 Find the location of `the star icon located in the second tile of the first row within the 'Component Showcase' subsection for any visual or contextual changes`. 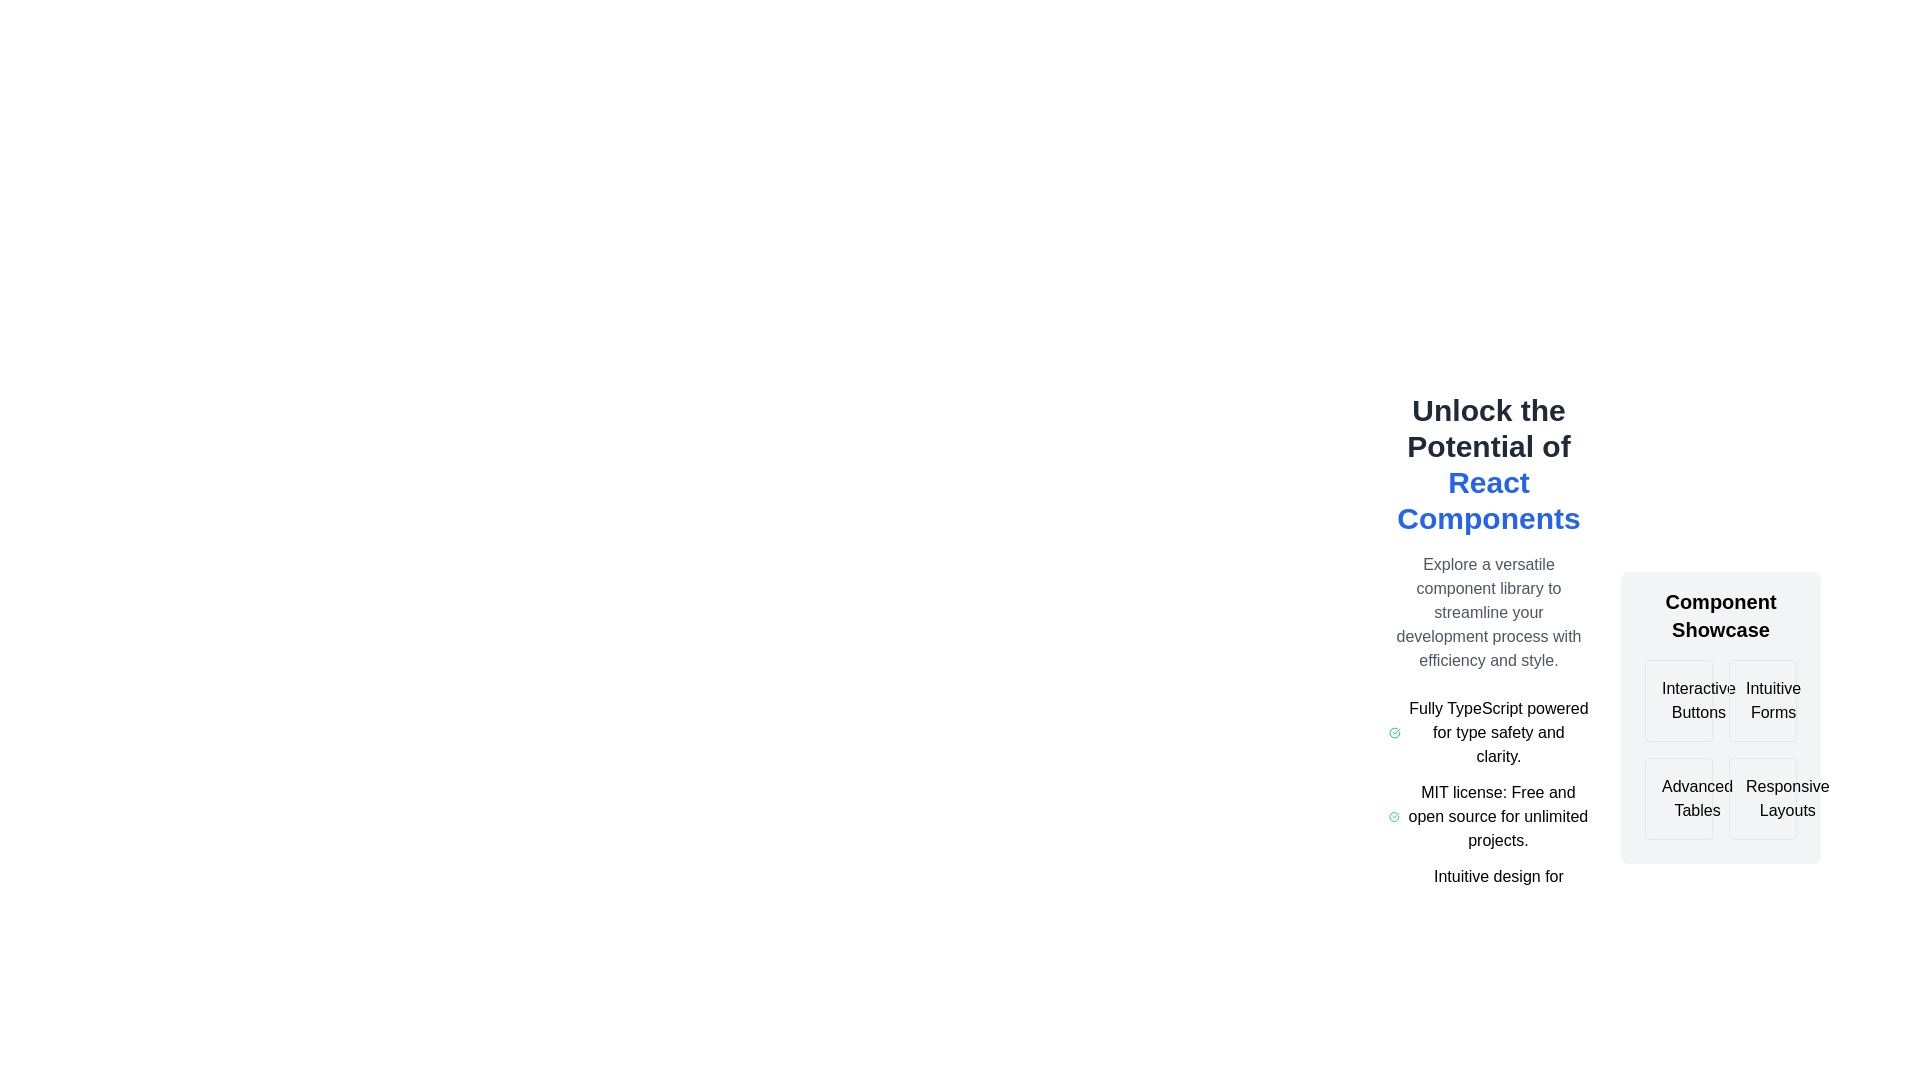

the star icon located in the second tile of the first row within the 'Component Showcase' subsection for any visual or contextual changes is located at coordinates (1746, 699).